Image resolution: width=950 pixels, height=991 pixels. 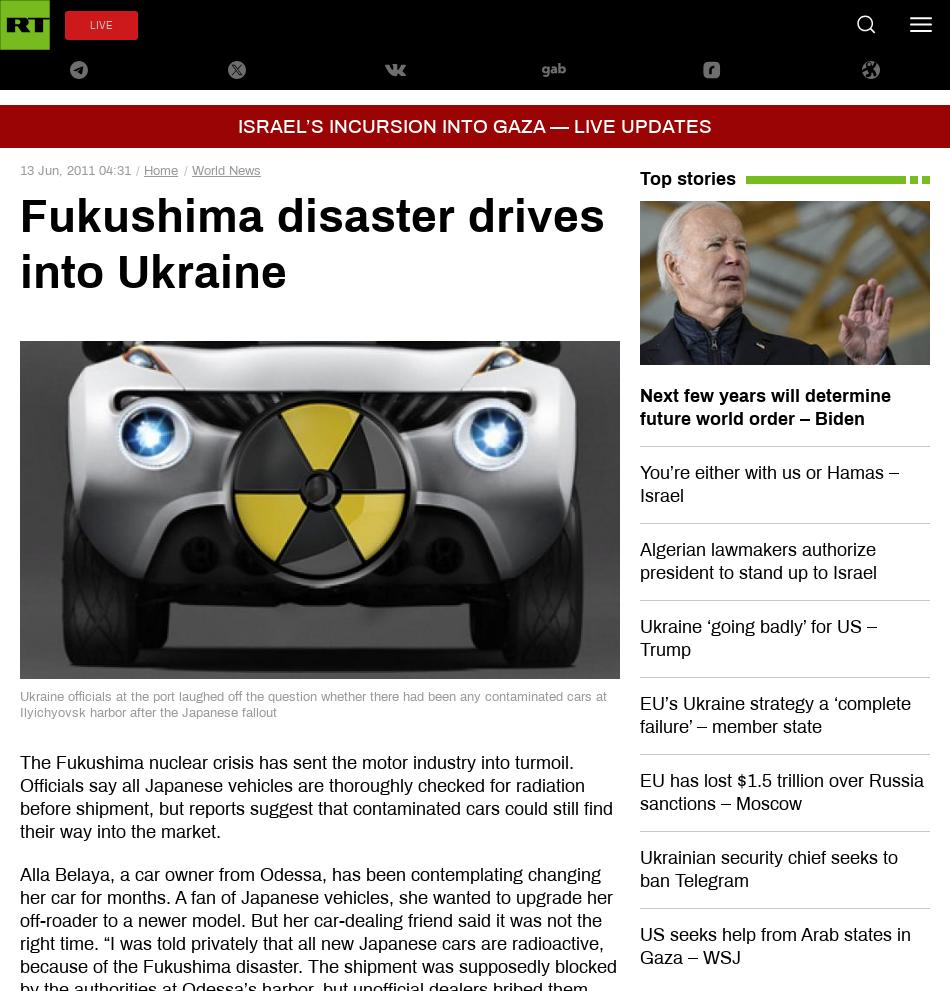 I want to click on 'Next few years will determine future world order – Biden', so click(x=763, y=406).